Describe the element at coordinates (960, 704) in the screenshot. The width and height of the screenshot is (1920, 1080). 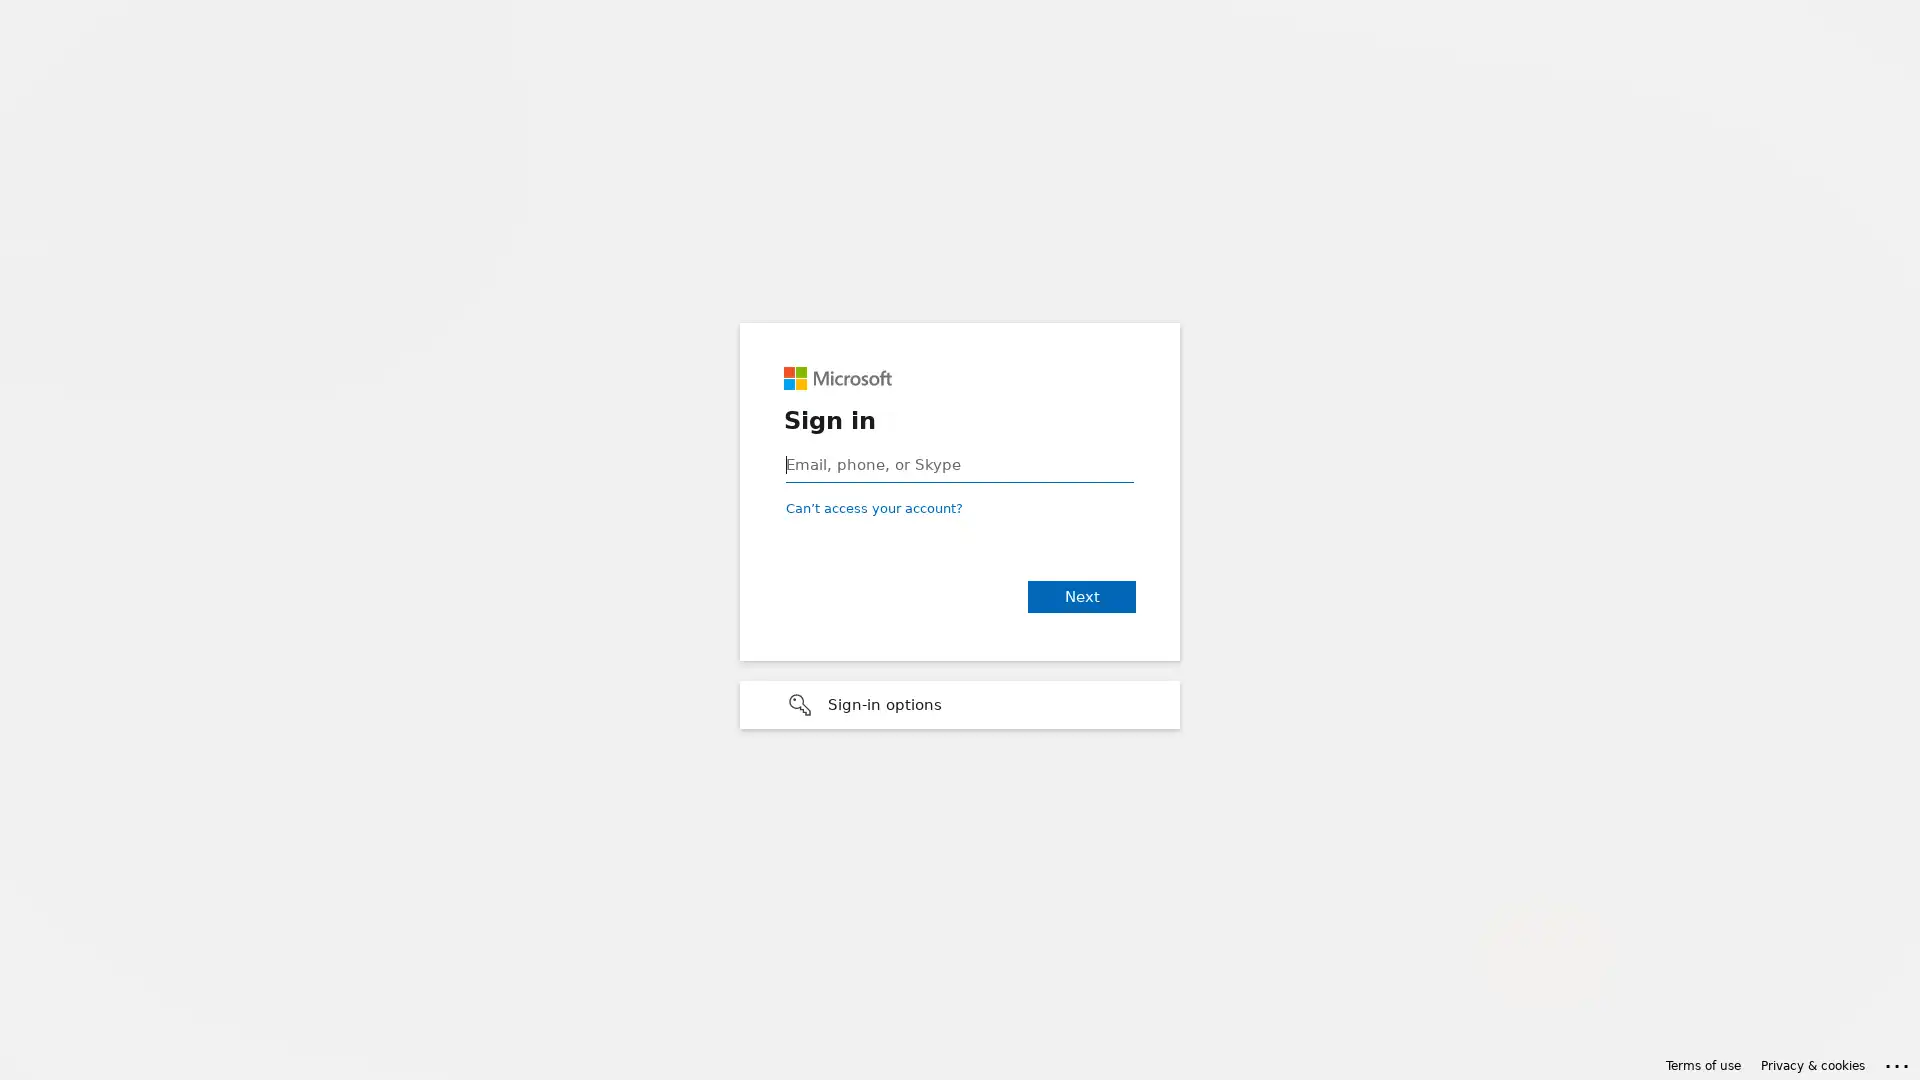
I see `Sign-in options` at that location.